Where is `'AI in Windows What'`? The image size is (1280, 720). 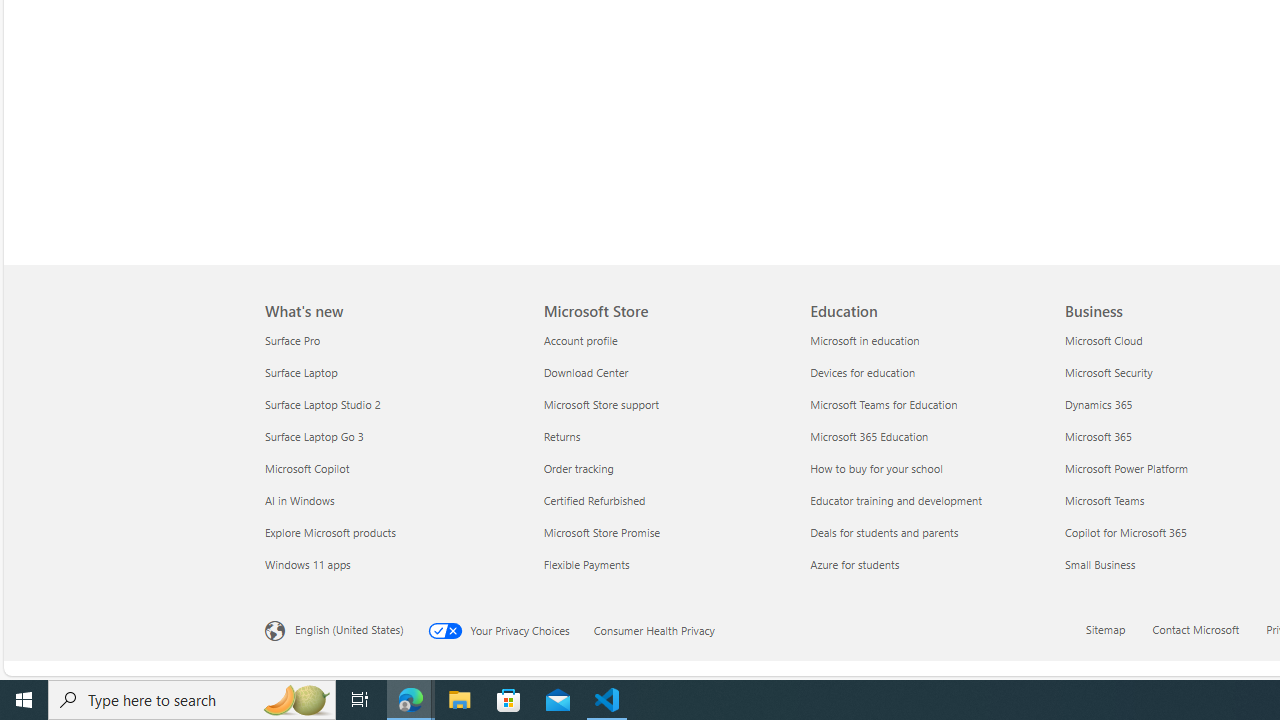
'AI in Windows What' is located at coordinates (299, 499).